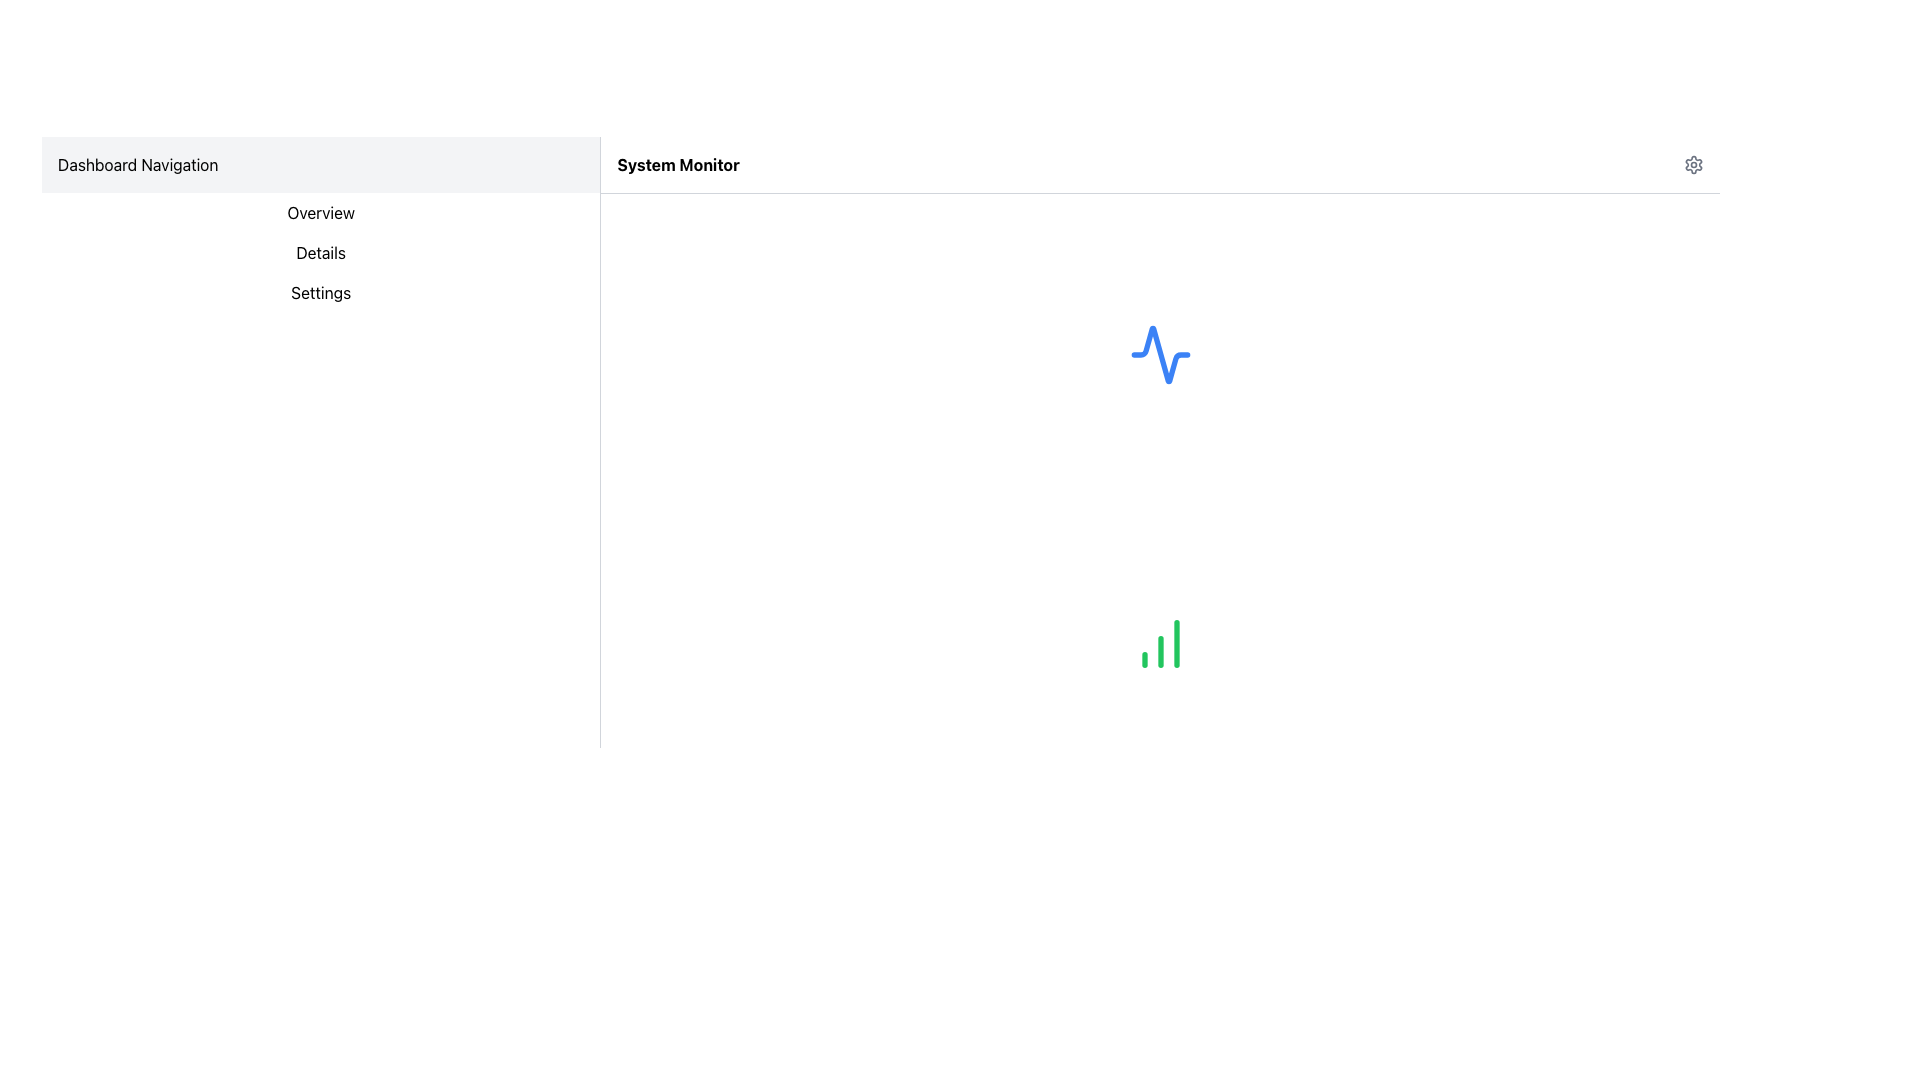 The height and width of the screenshot is (1080, 1920). I want to click on the small gear-shaped settings icon located in the top right corner of the interface, so click(1693, 164).